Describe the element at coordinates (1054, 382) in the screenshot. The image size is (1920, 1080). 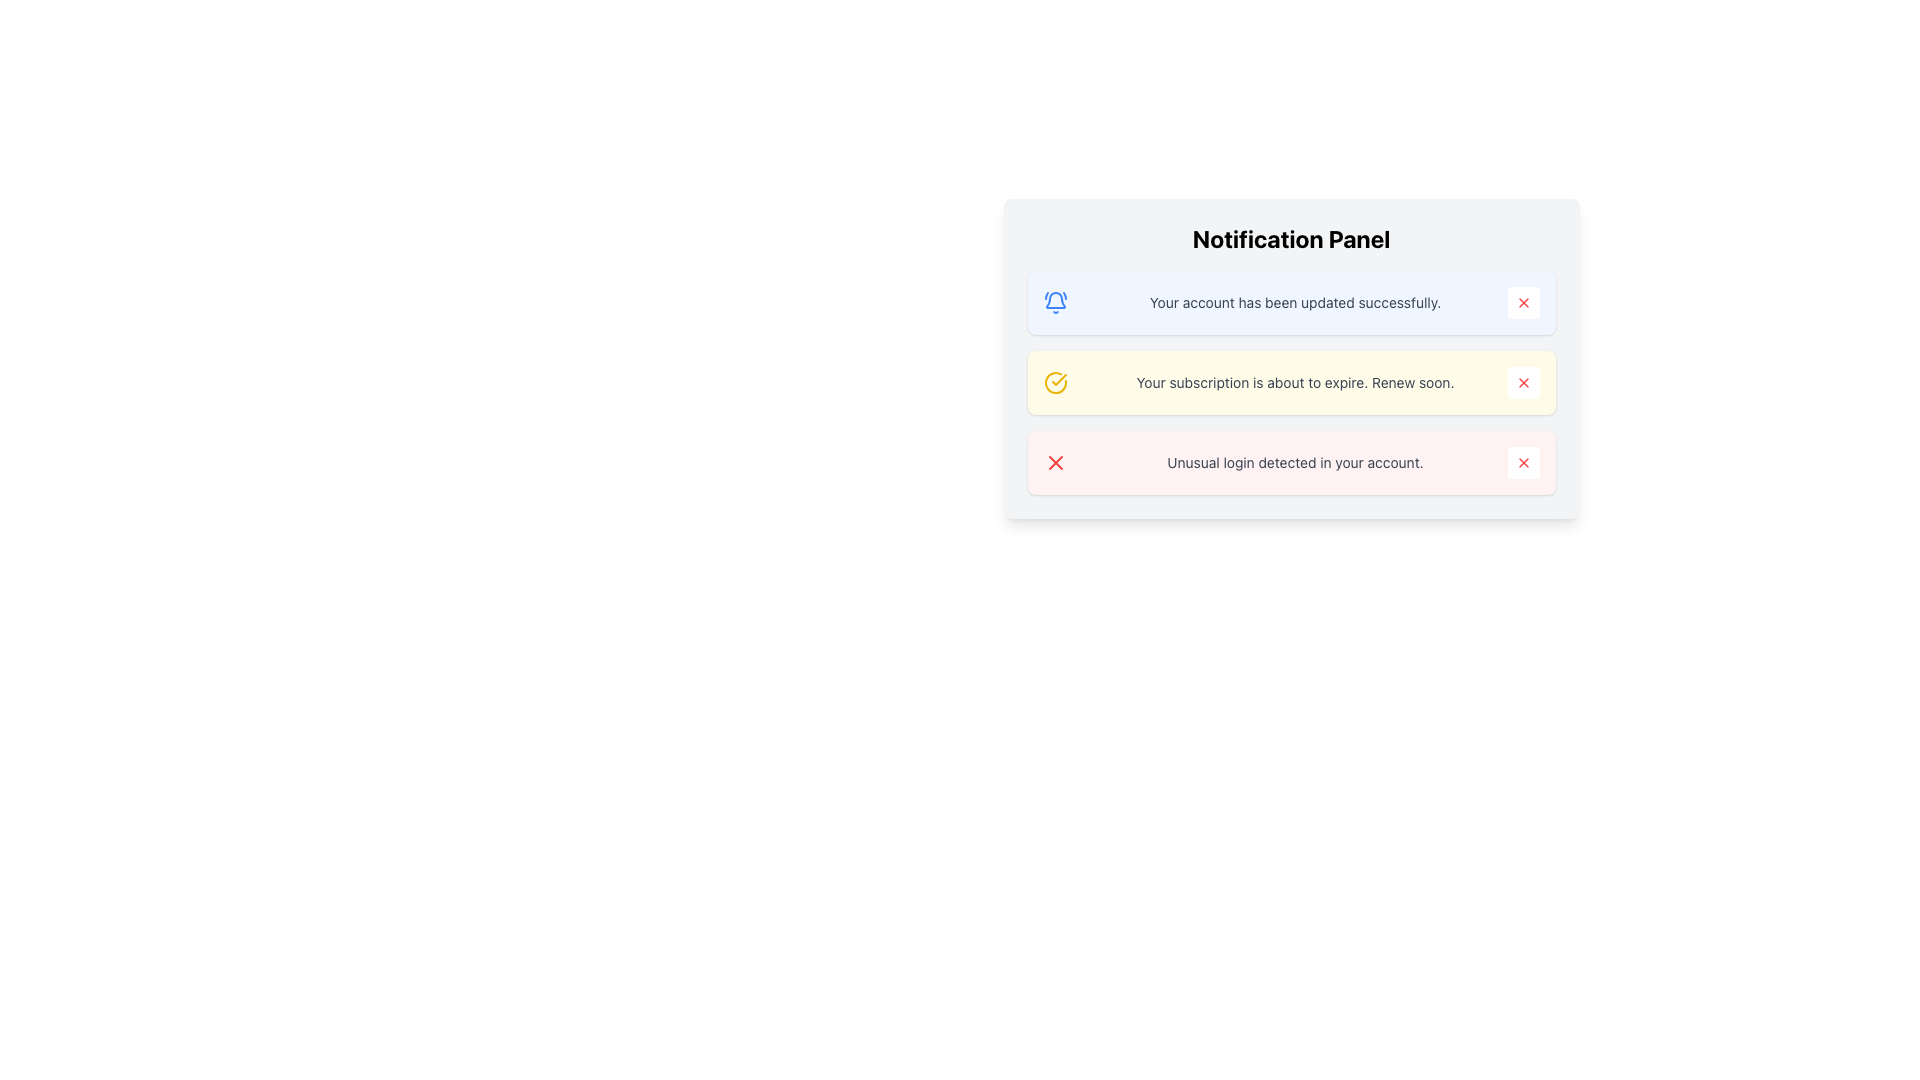
I see `the yellow-tinted warning icon in the second notification item of the Notification Panel to visually identify the subscription expiration warning` at that location.